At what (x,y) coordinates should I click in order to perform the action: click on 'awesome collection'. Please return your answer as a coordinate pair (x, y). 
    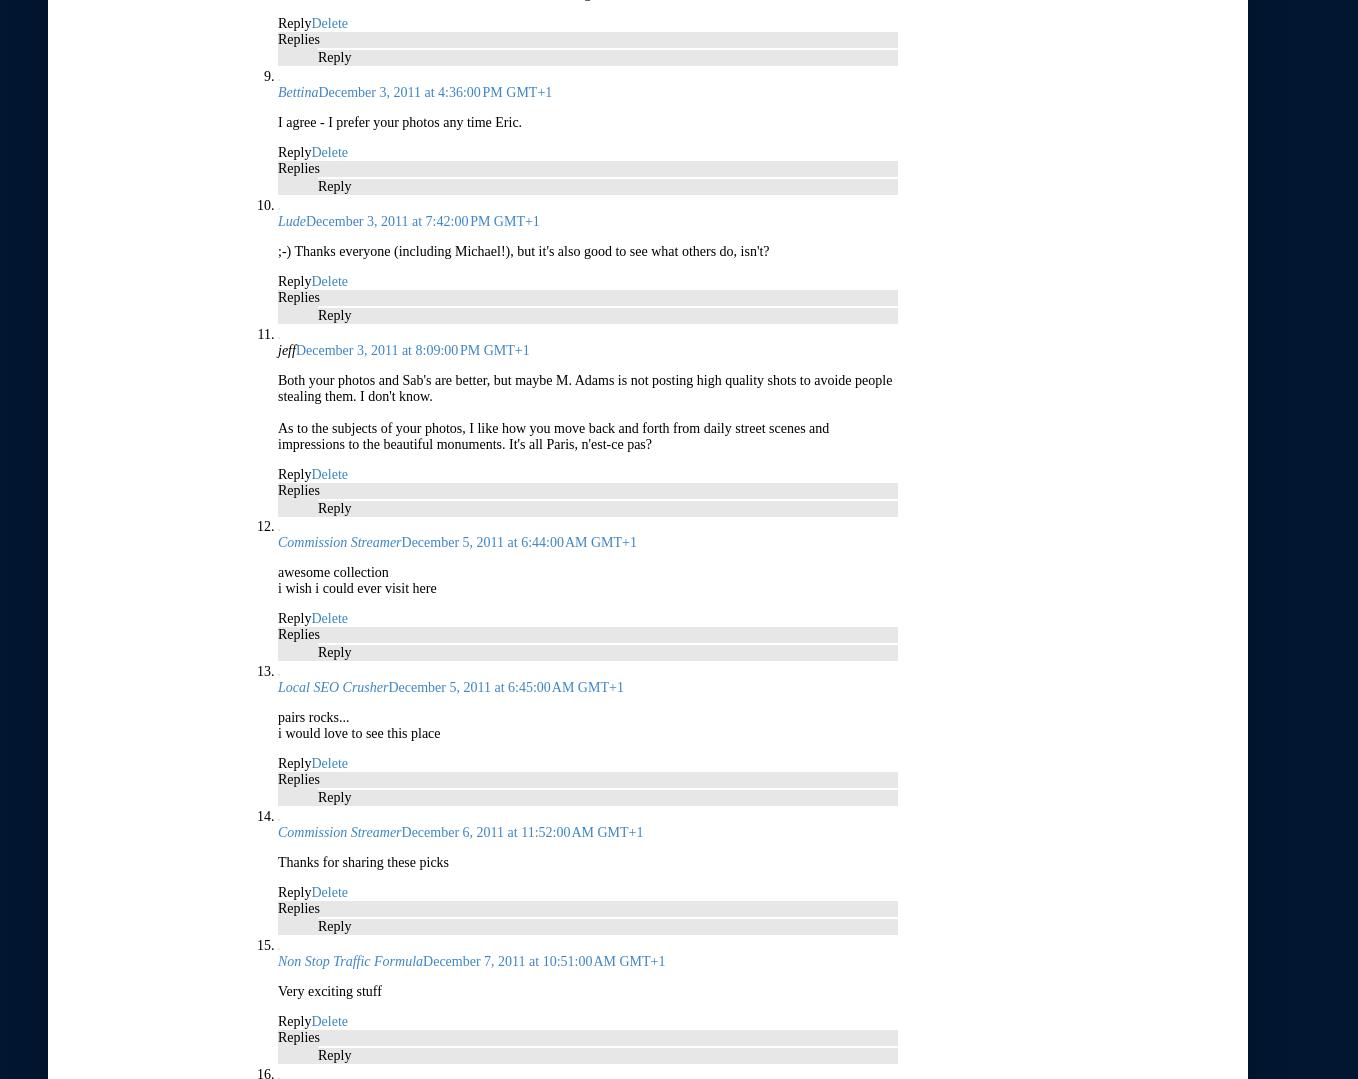
    Looking at the image, I should click on (277, 571).